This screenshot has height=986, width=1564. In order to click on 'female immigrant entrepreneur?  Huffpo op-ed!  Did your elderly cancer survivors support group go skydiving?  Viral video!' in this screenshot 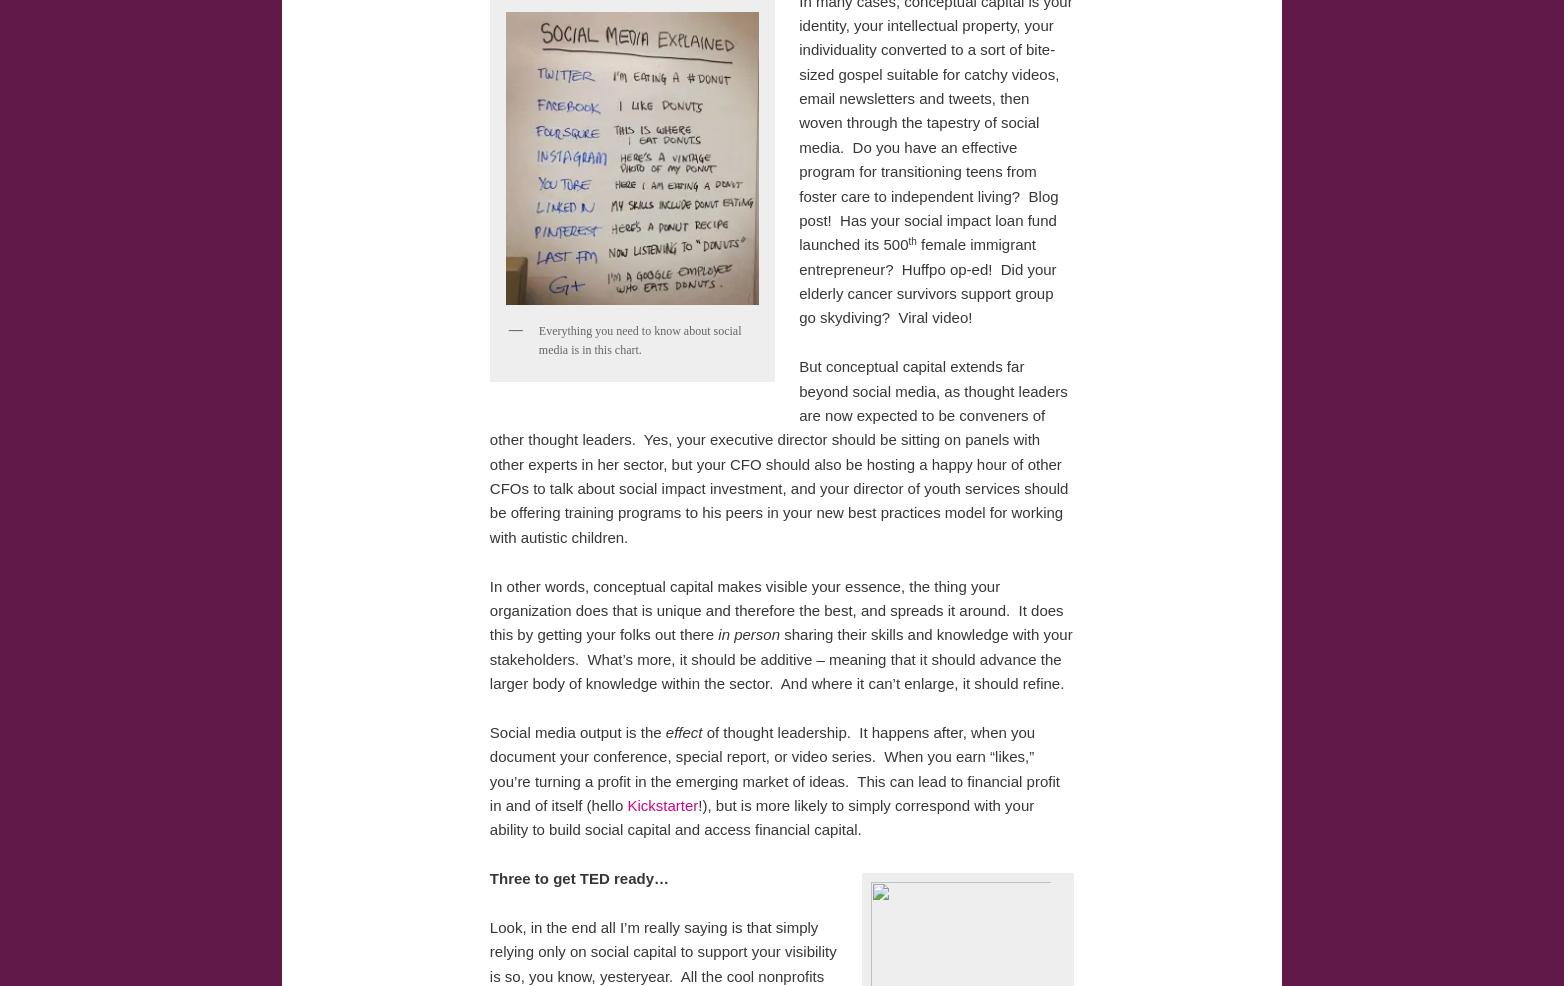, I will do `click(927, 281)`.